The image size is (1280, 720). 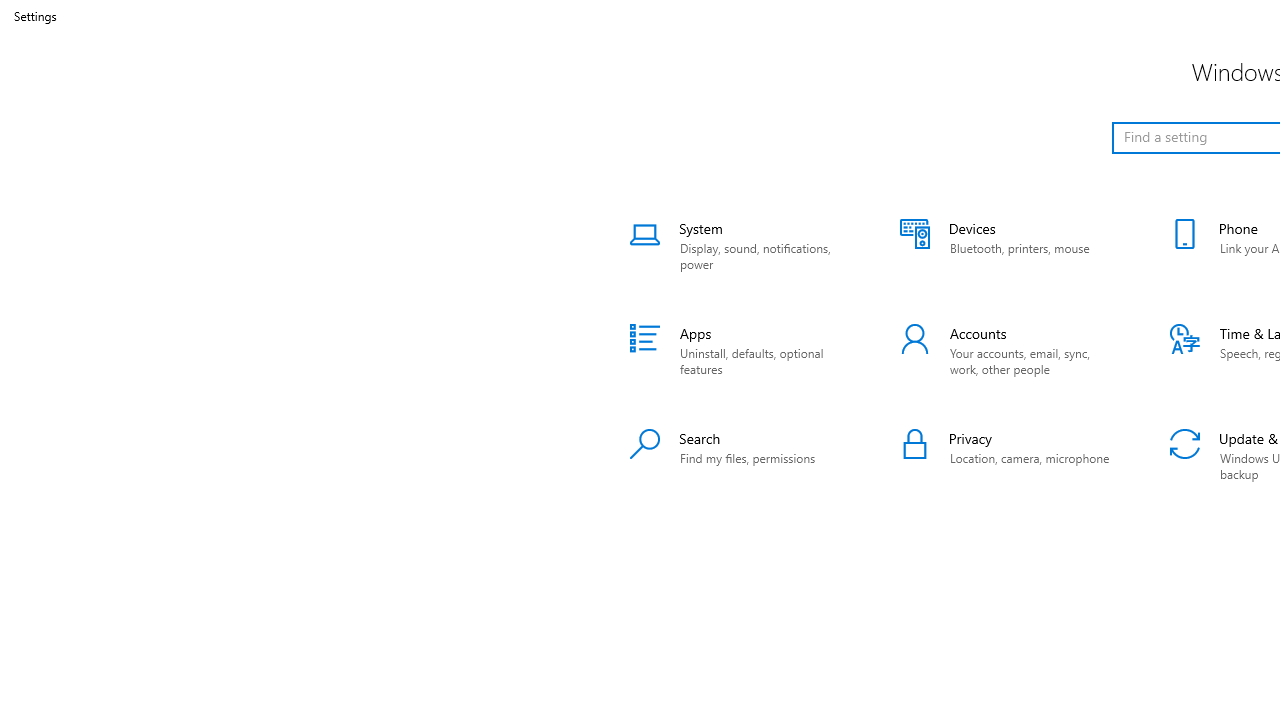 What do you see at coordinates (738, 245) in the screenshot?
I see `'System'` at bounding box center [738, 245].